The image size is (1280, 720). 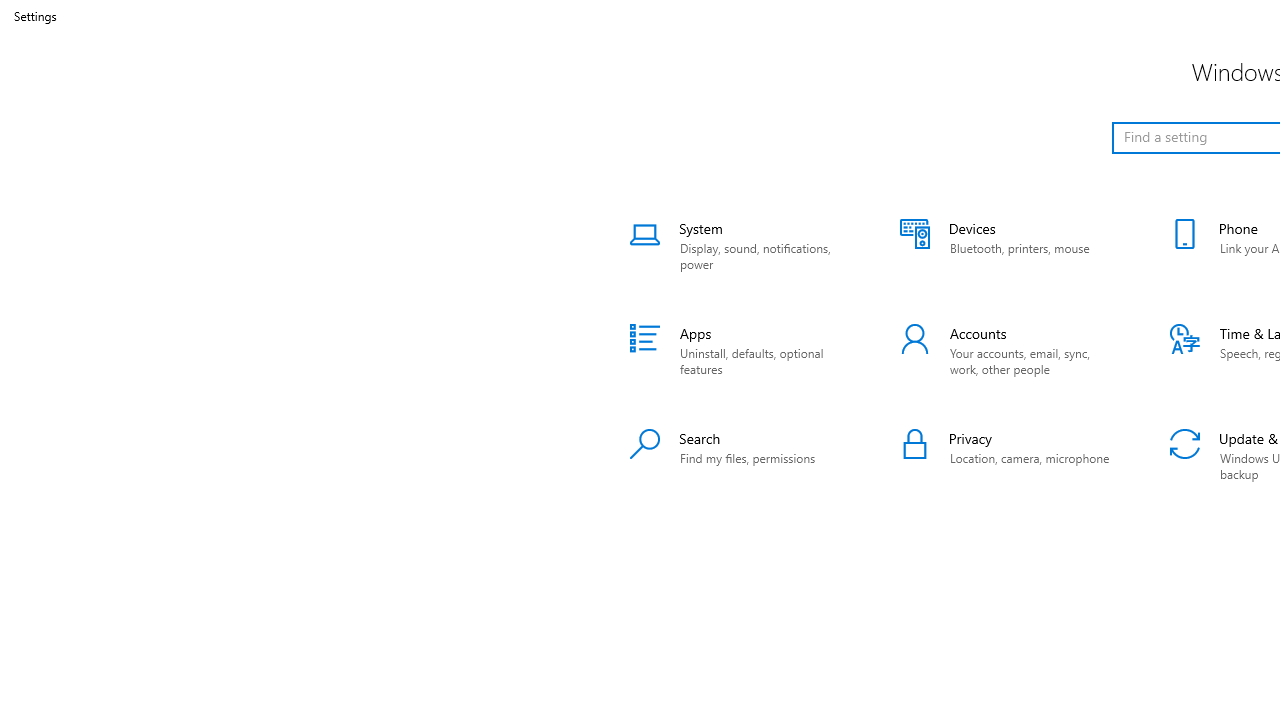 What do you see at coordinates (738, 245) in the screenshot?
I see `'System'` at bounding box center [738, 245].